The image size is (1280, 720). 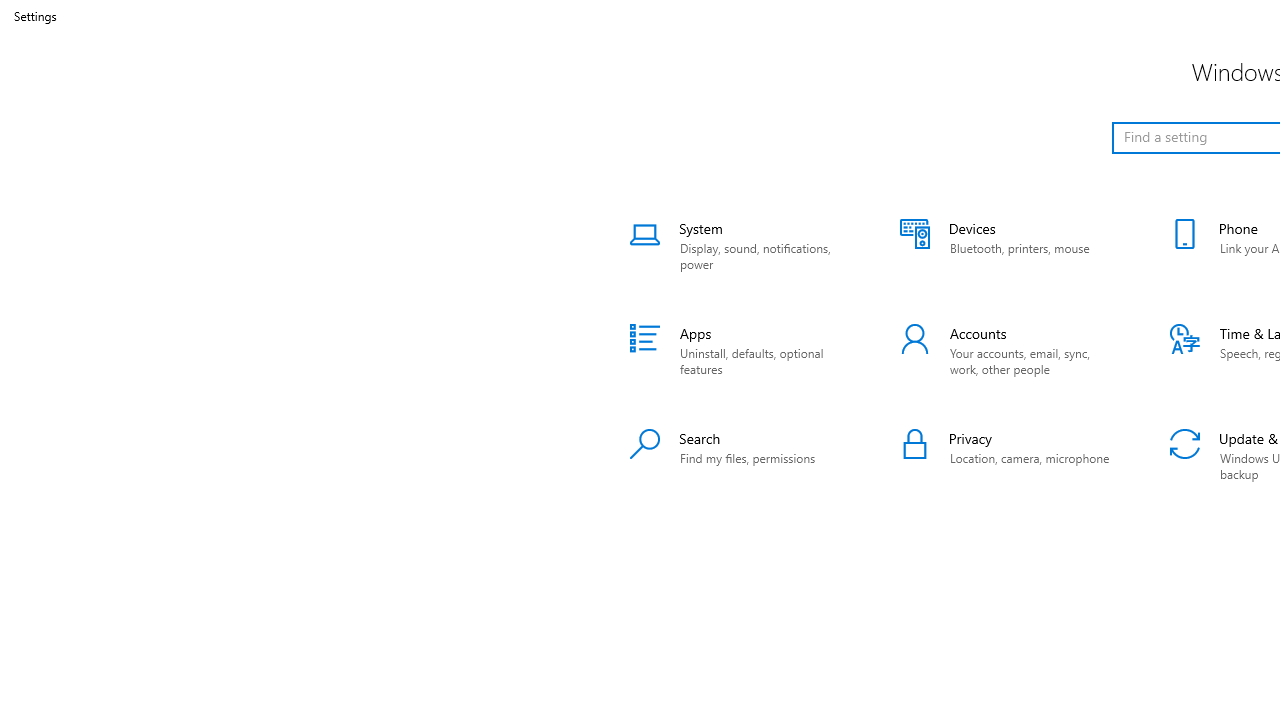 What do you see at coordinates (738, 245) in the screenshot?
I see `'System'` at bounding box center [738, 245].